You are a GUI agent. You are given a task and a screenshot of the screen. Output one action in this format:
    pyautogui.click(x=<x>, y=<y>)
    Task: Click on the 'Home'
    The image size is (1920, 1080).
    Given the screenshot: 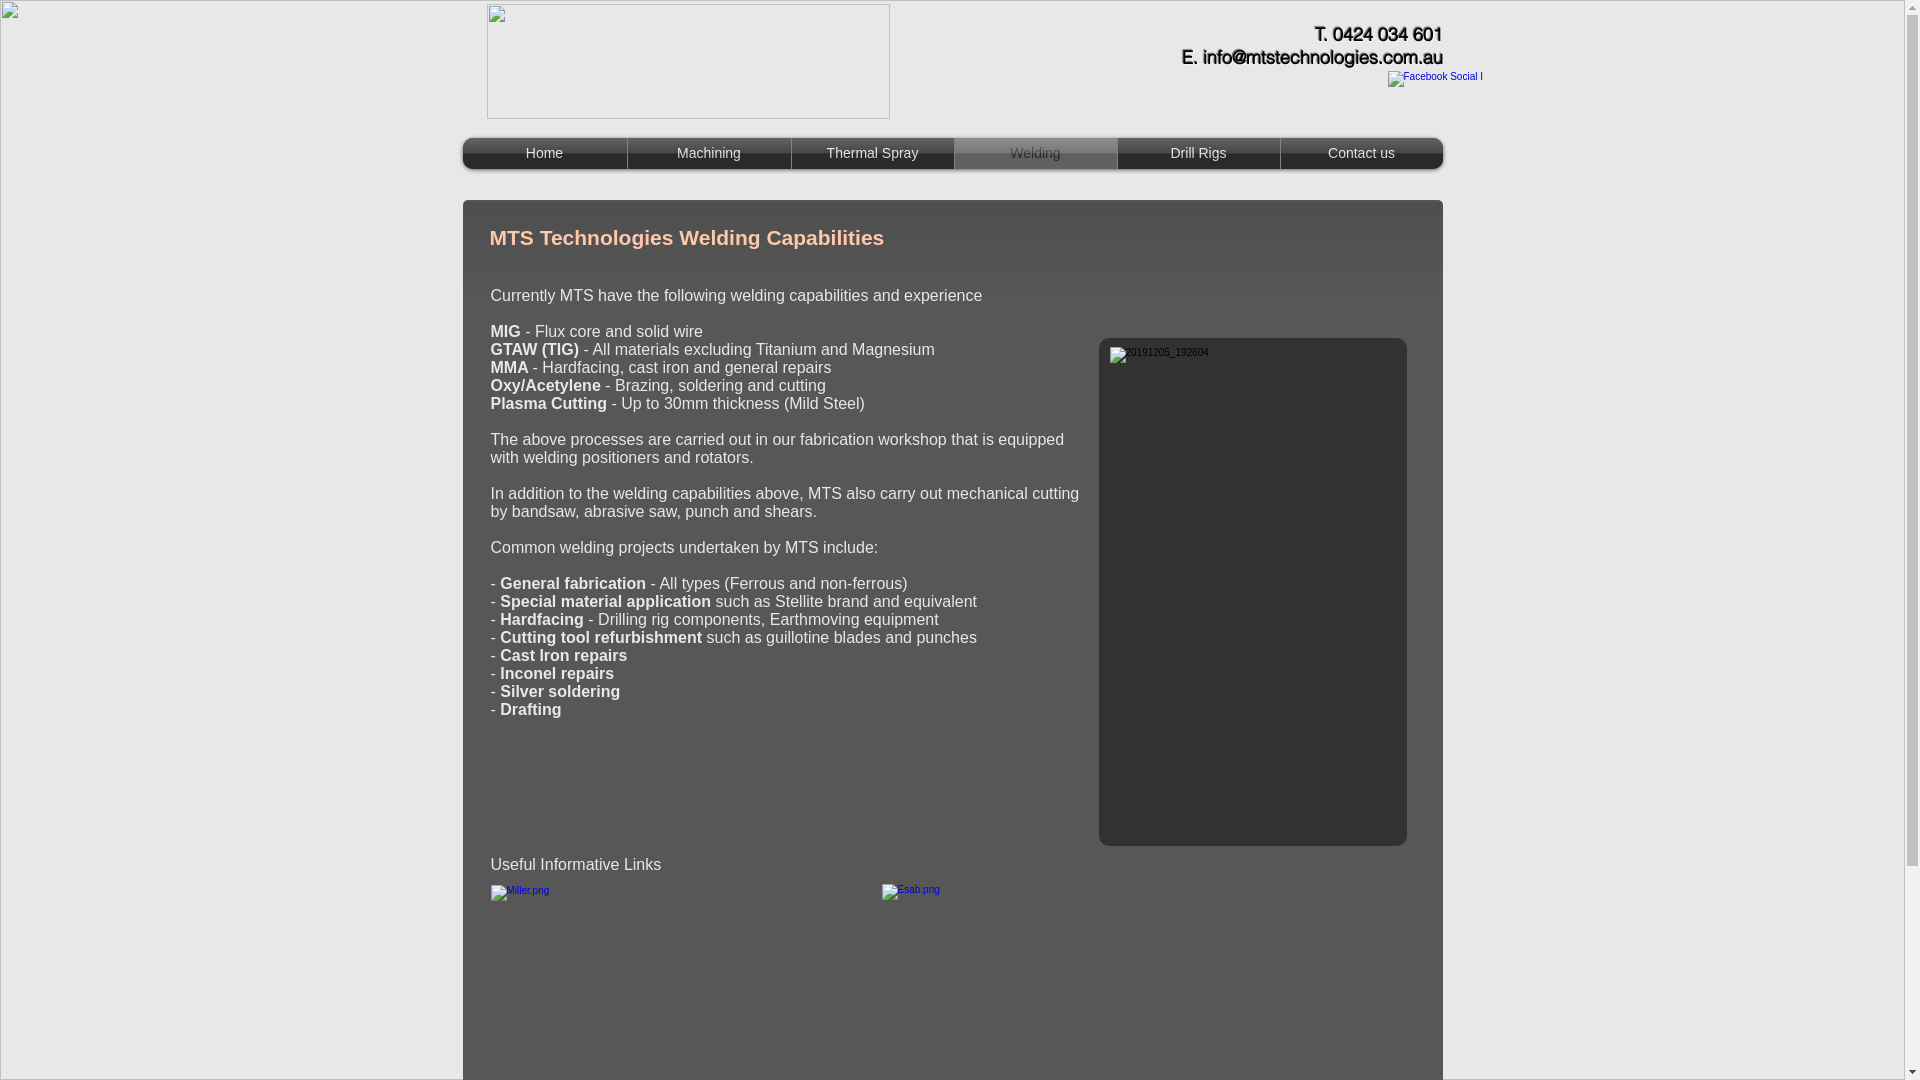 What is the action you would take?
    pyautogui.click(x=543, y=152)
    